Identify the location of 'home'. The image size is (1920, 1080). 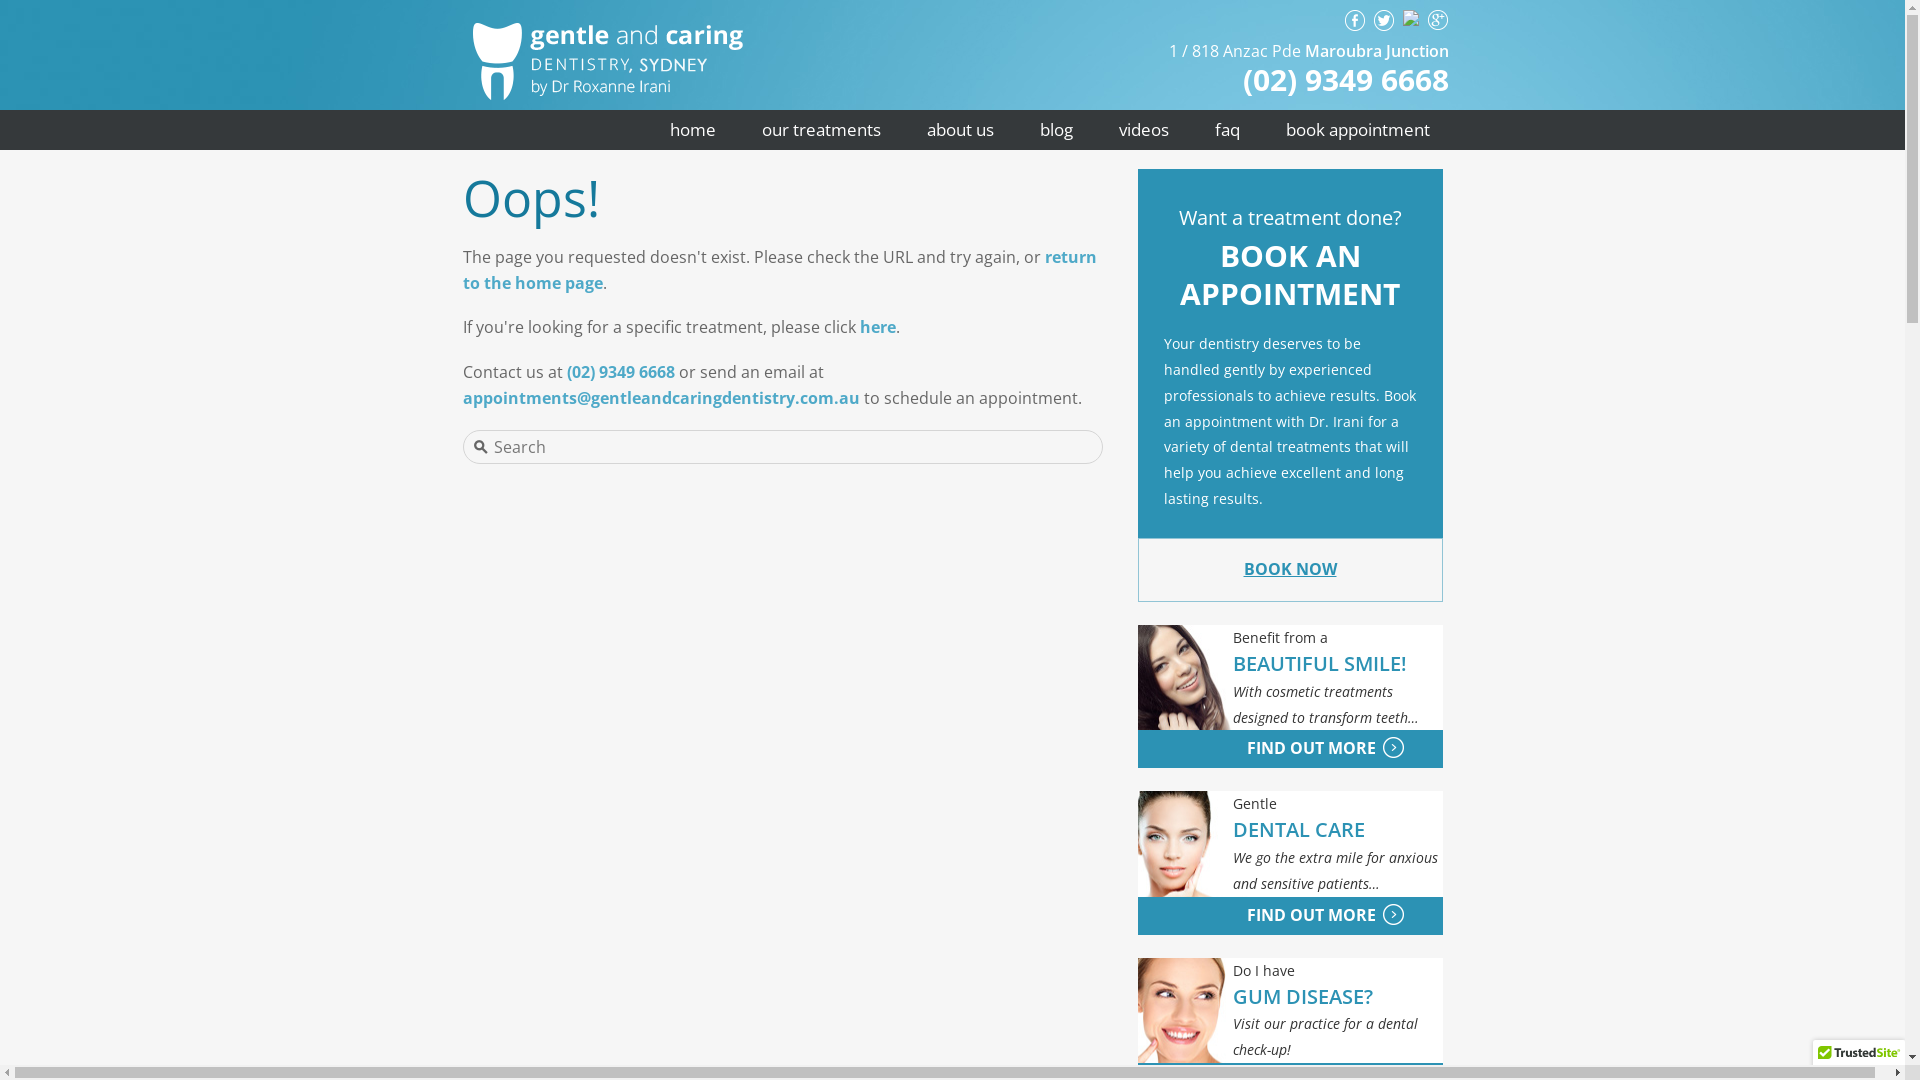
(691, 130).